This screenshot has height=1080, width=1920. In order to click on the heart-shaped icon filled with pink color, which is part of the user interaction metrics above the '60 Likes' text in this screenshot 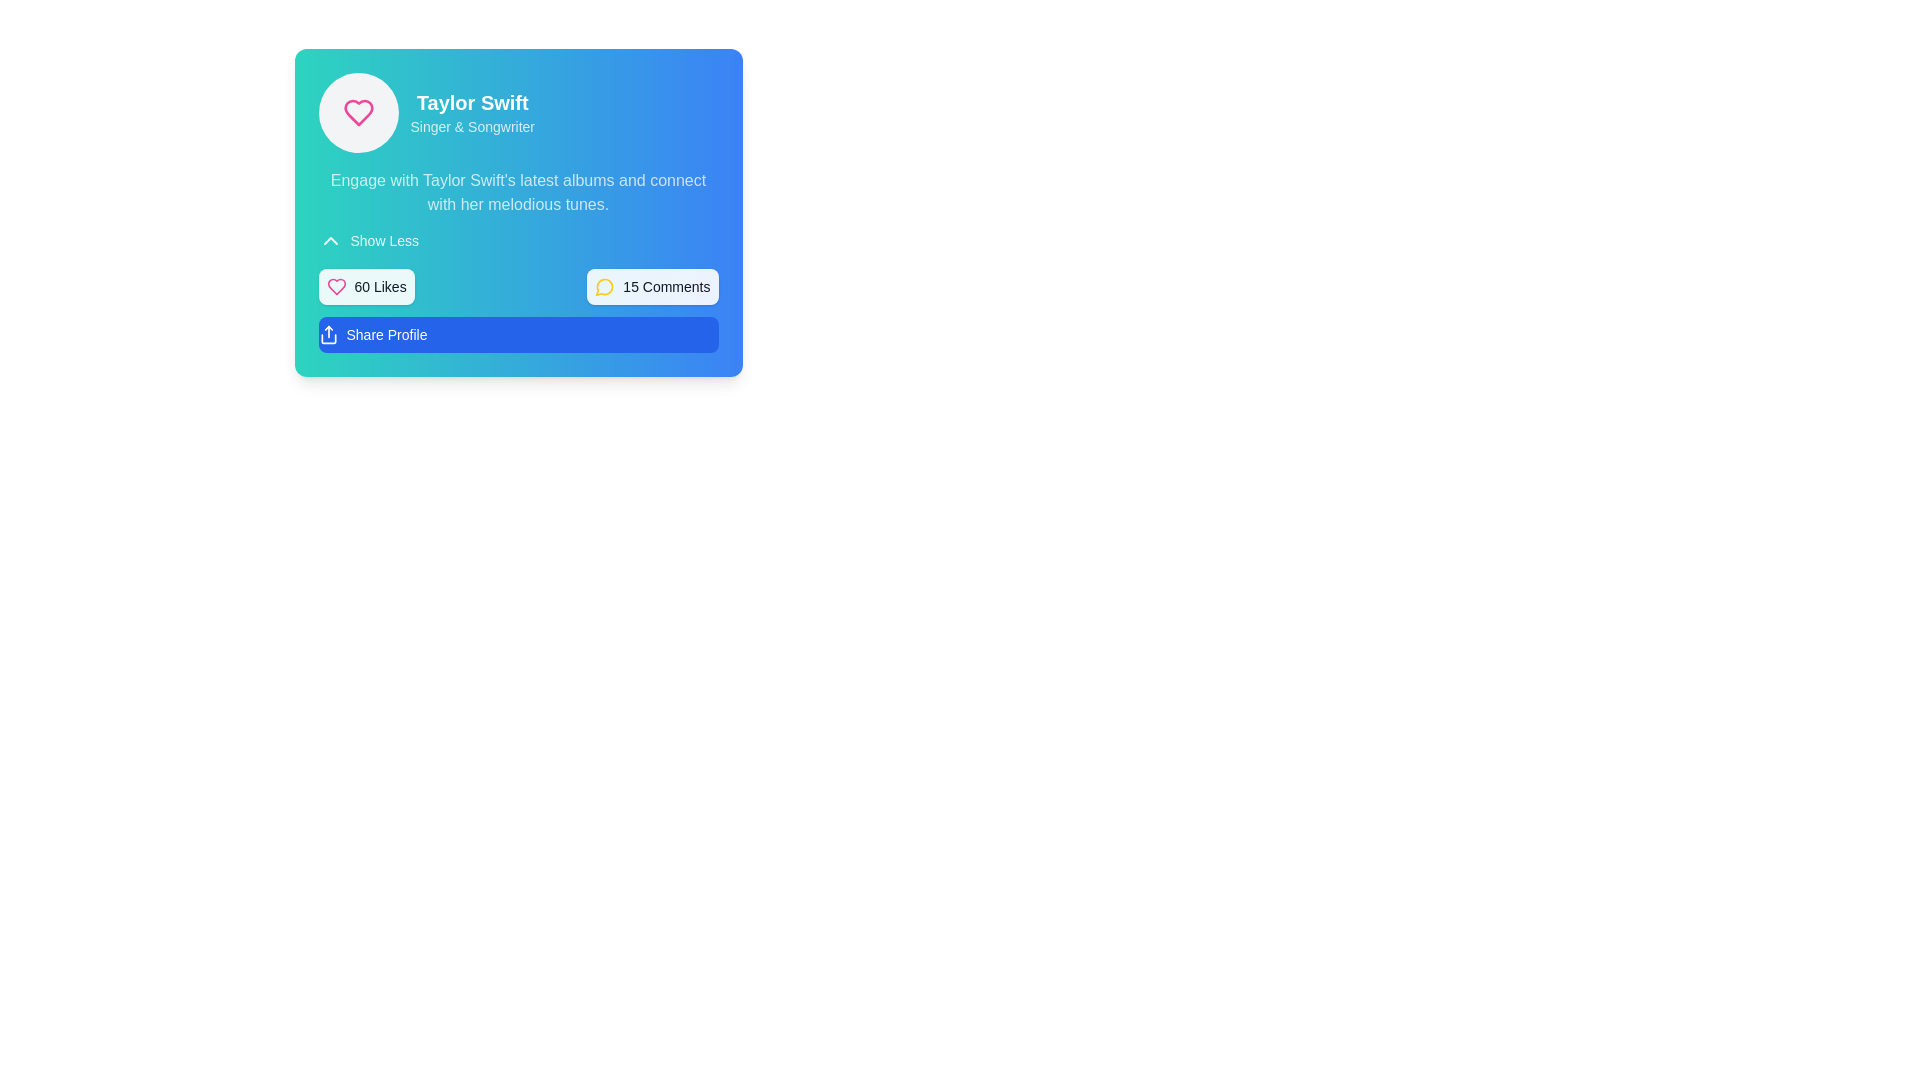, I will do `click(336, 286)`.